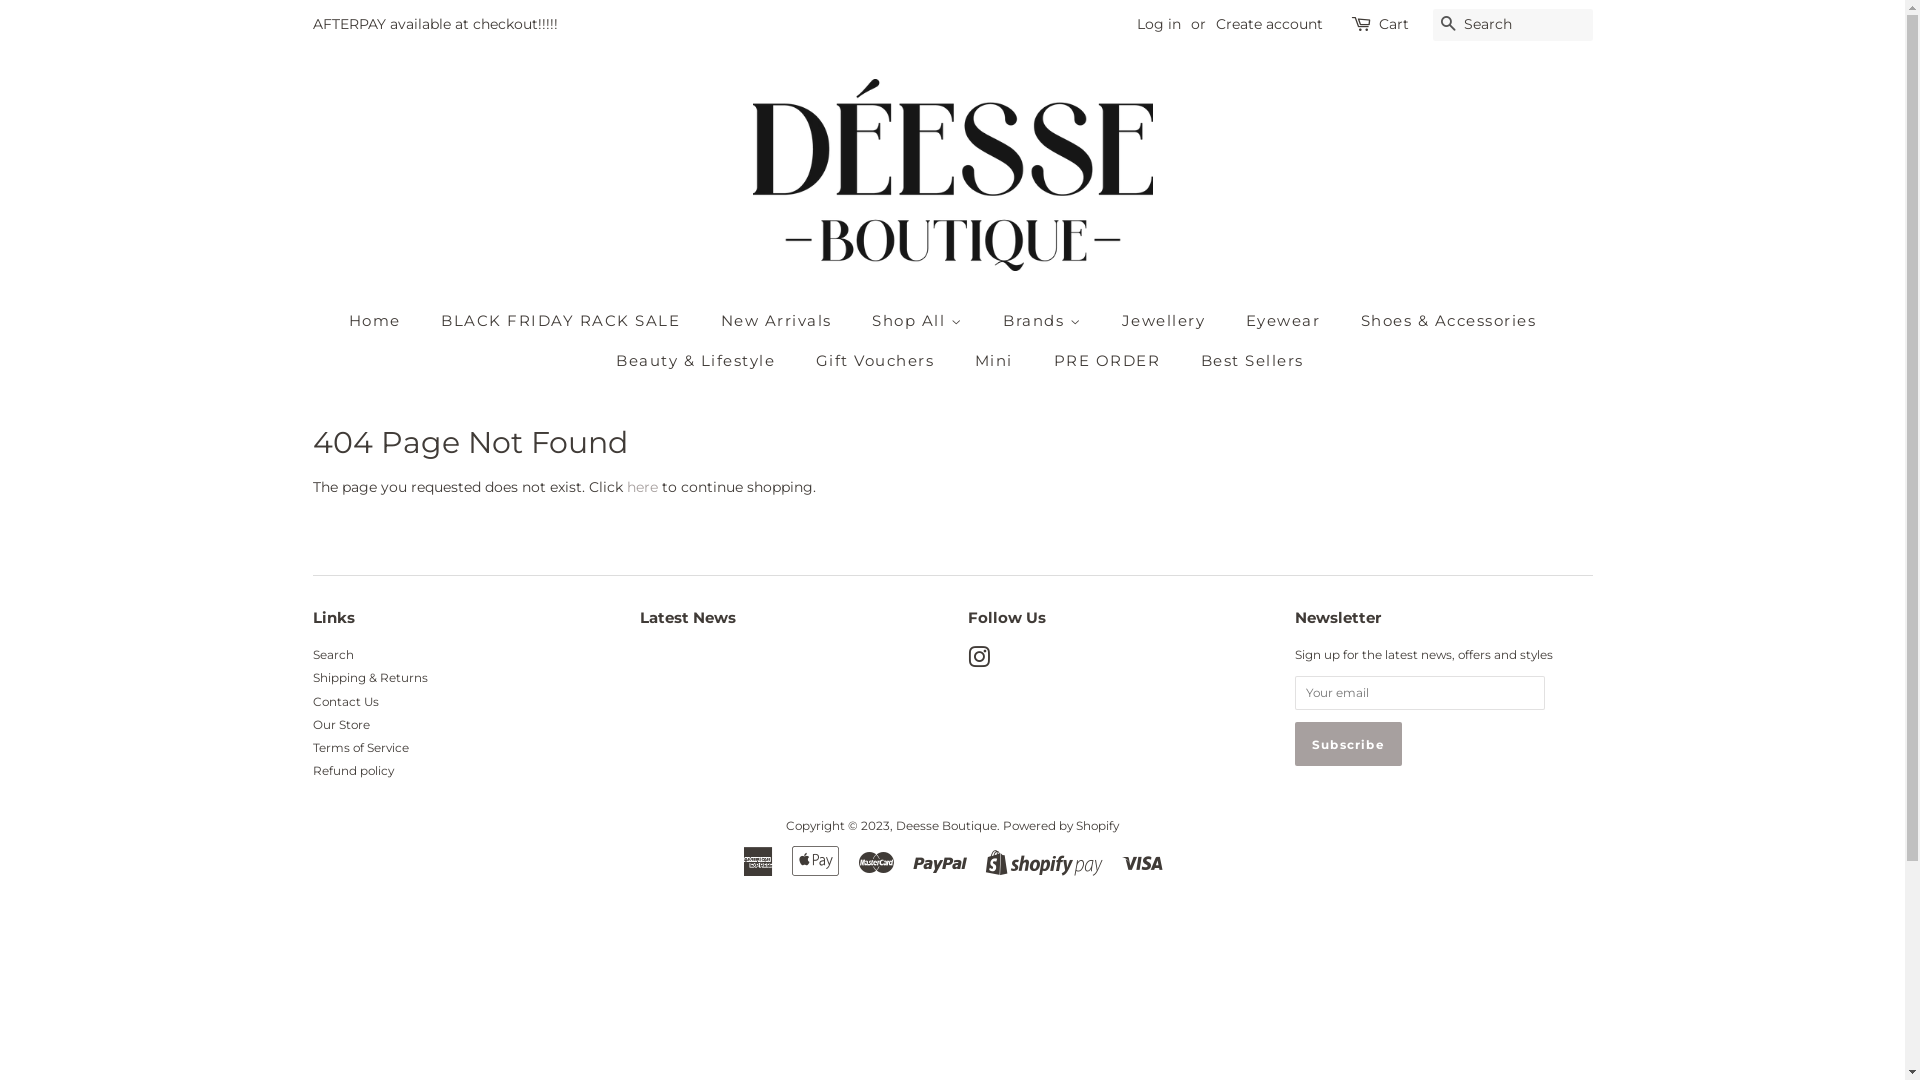 The image size is (1920, 1080). I want to click on 'Latest News', so click(687, 616).